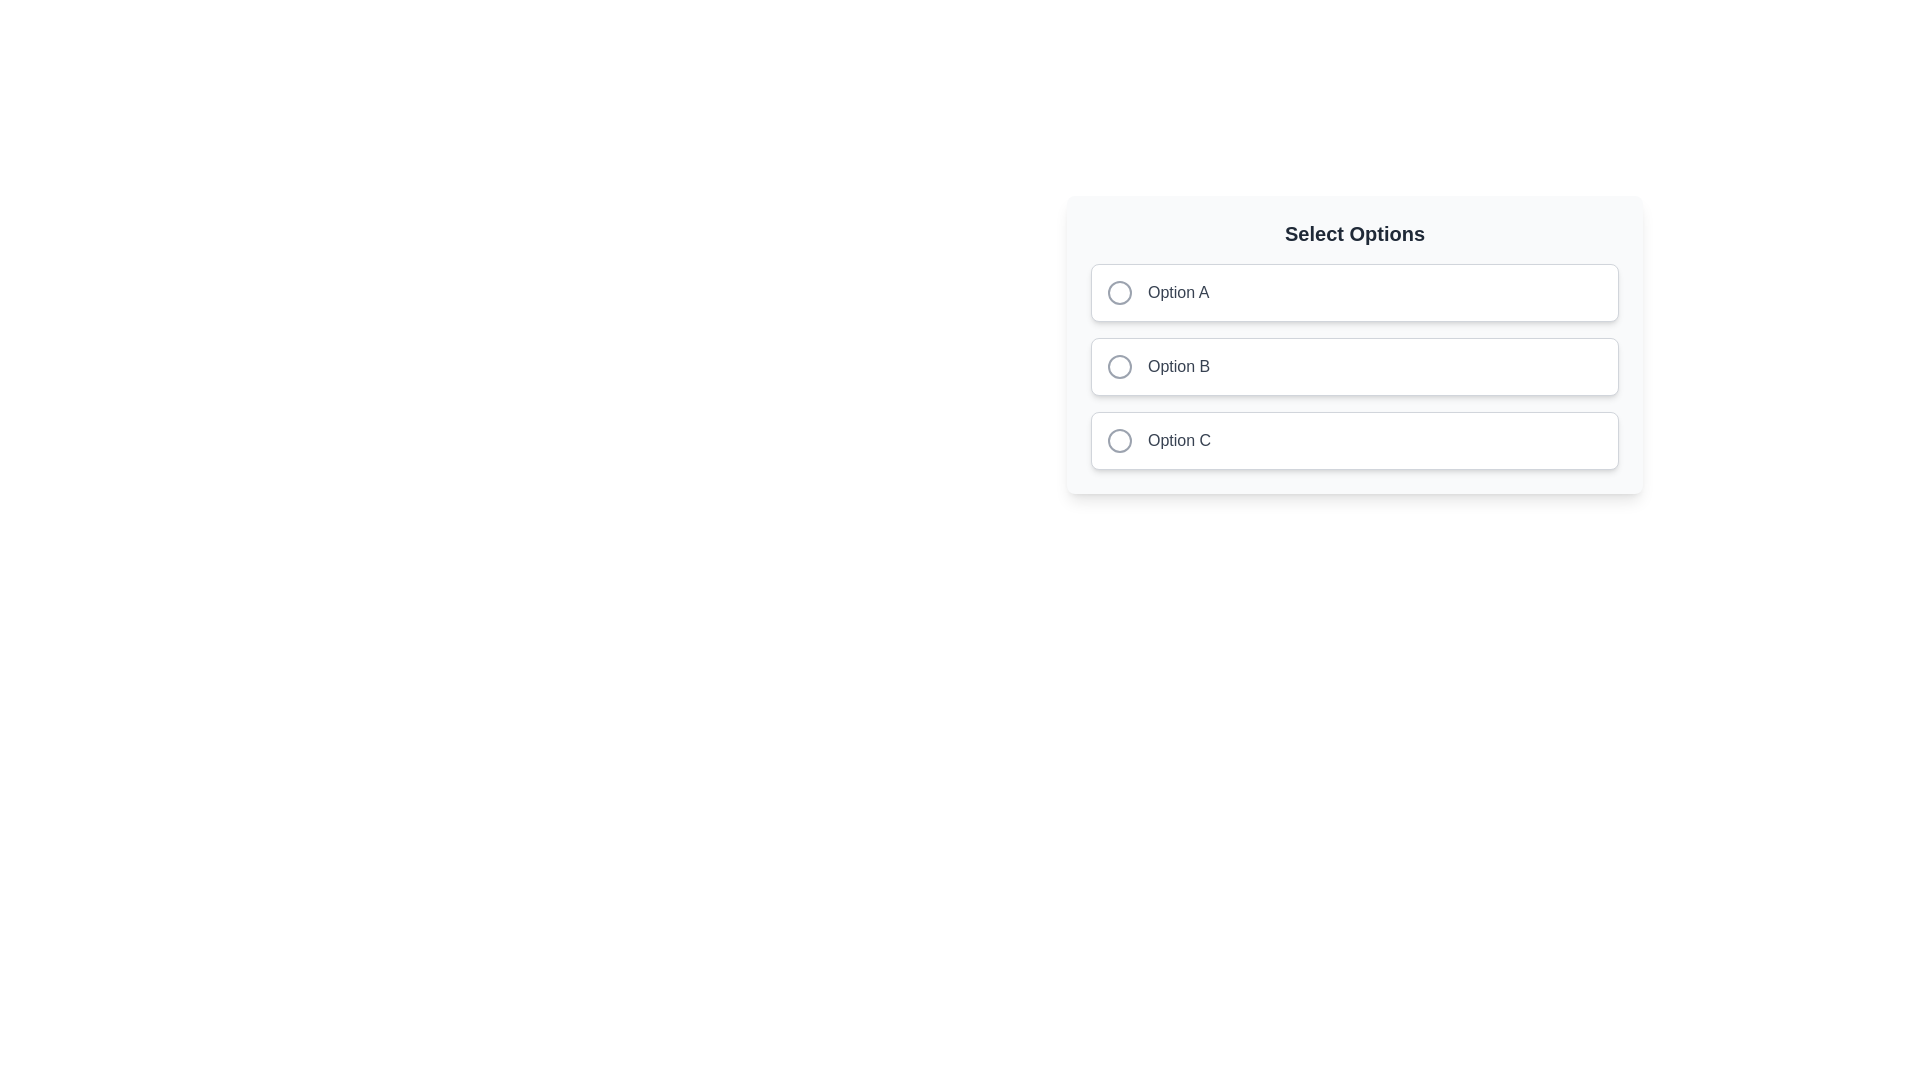 The image size is (1920, 1080). What do you see at coordinates (1179, 366) in the screenshot?
I see `the Text Label describing the selection choice 'Option B' that is positioned below 'Option A' with a radio button to its left` at bounding box center [1179, 366].